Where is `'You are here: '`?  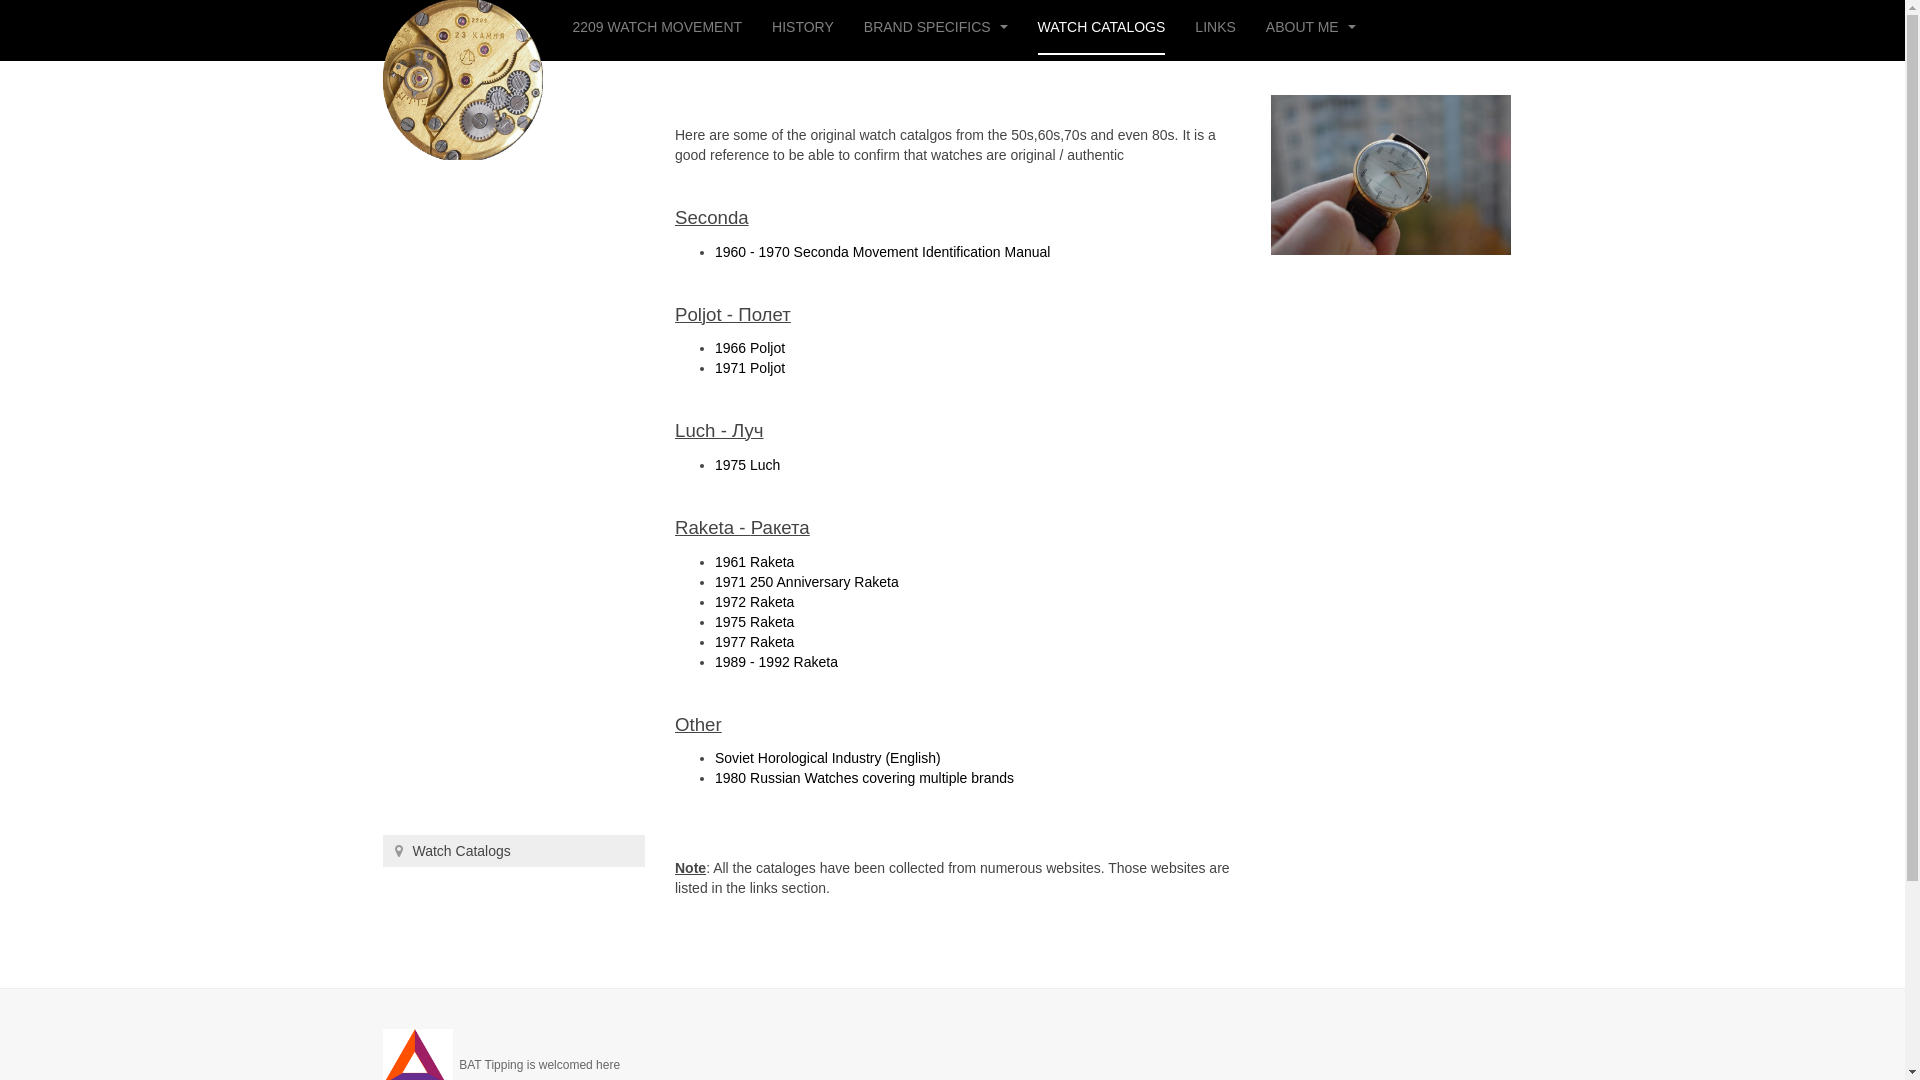
'You are here: ' is located at coordinates (398, 851).